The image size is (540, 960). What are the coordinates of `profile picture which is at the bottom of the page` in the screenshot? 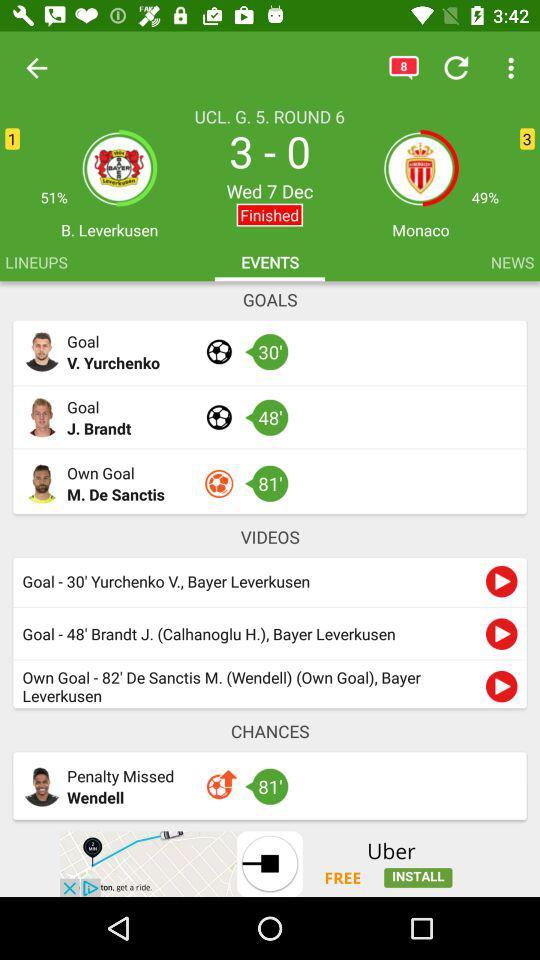 It's located at (42, 787).